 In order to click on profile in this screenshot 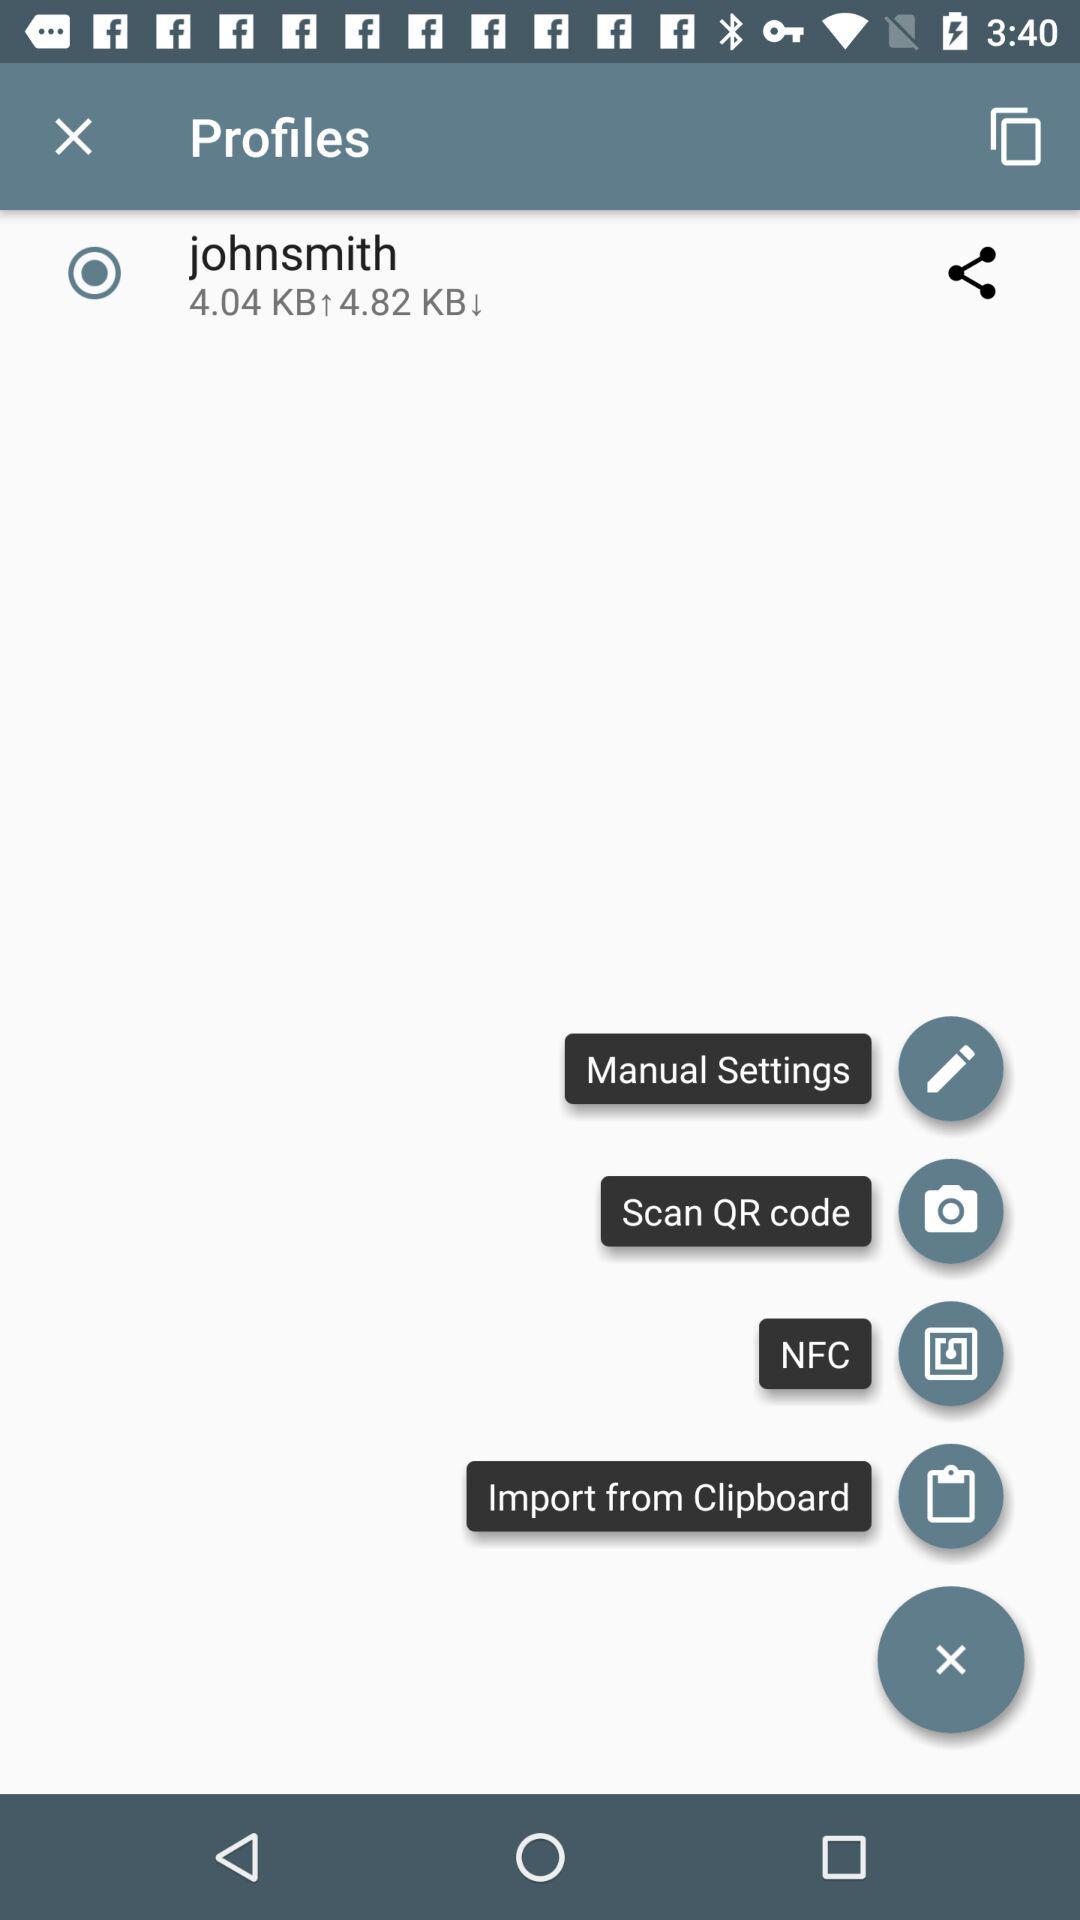, I will do `click(72, 135)`.